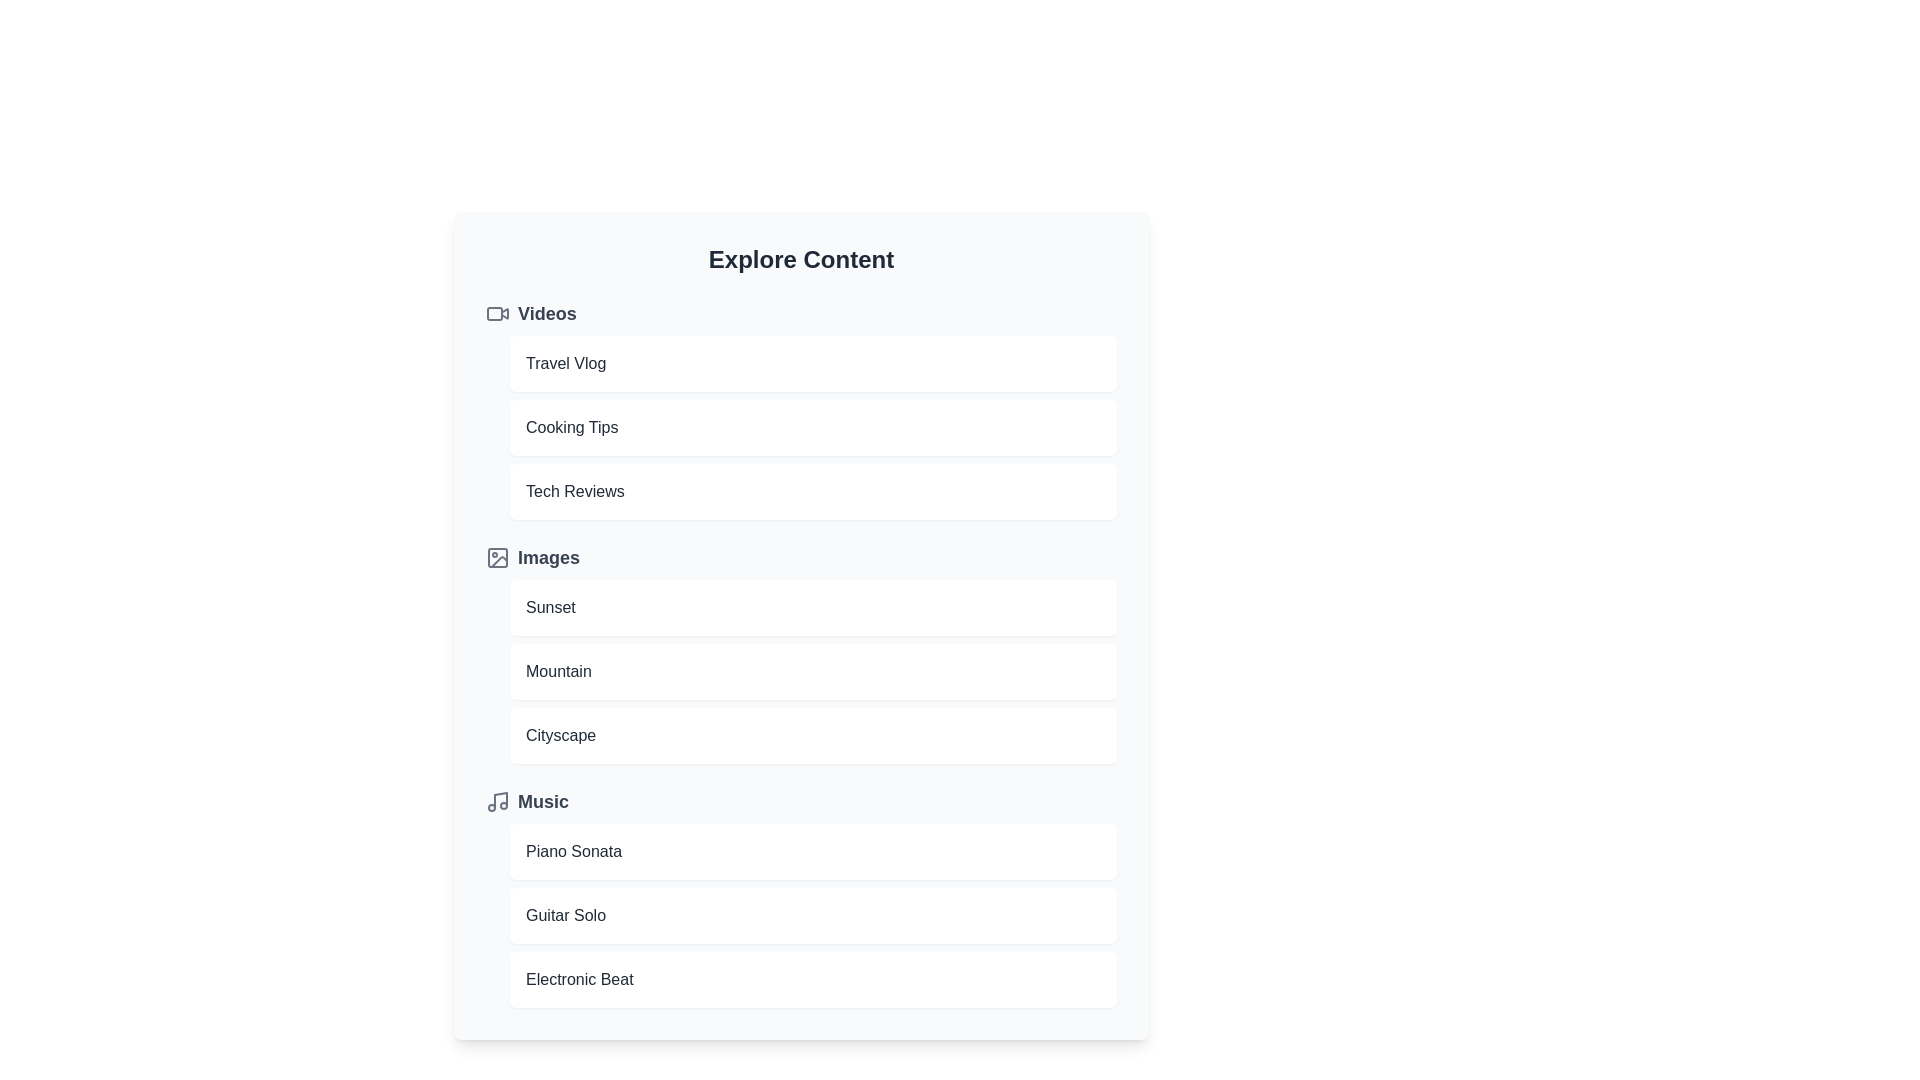  I want to click on the item Travel Vlog to preview it, so click(813, 363).